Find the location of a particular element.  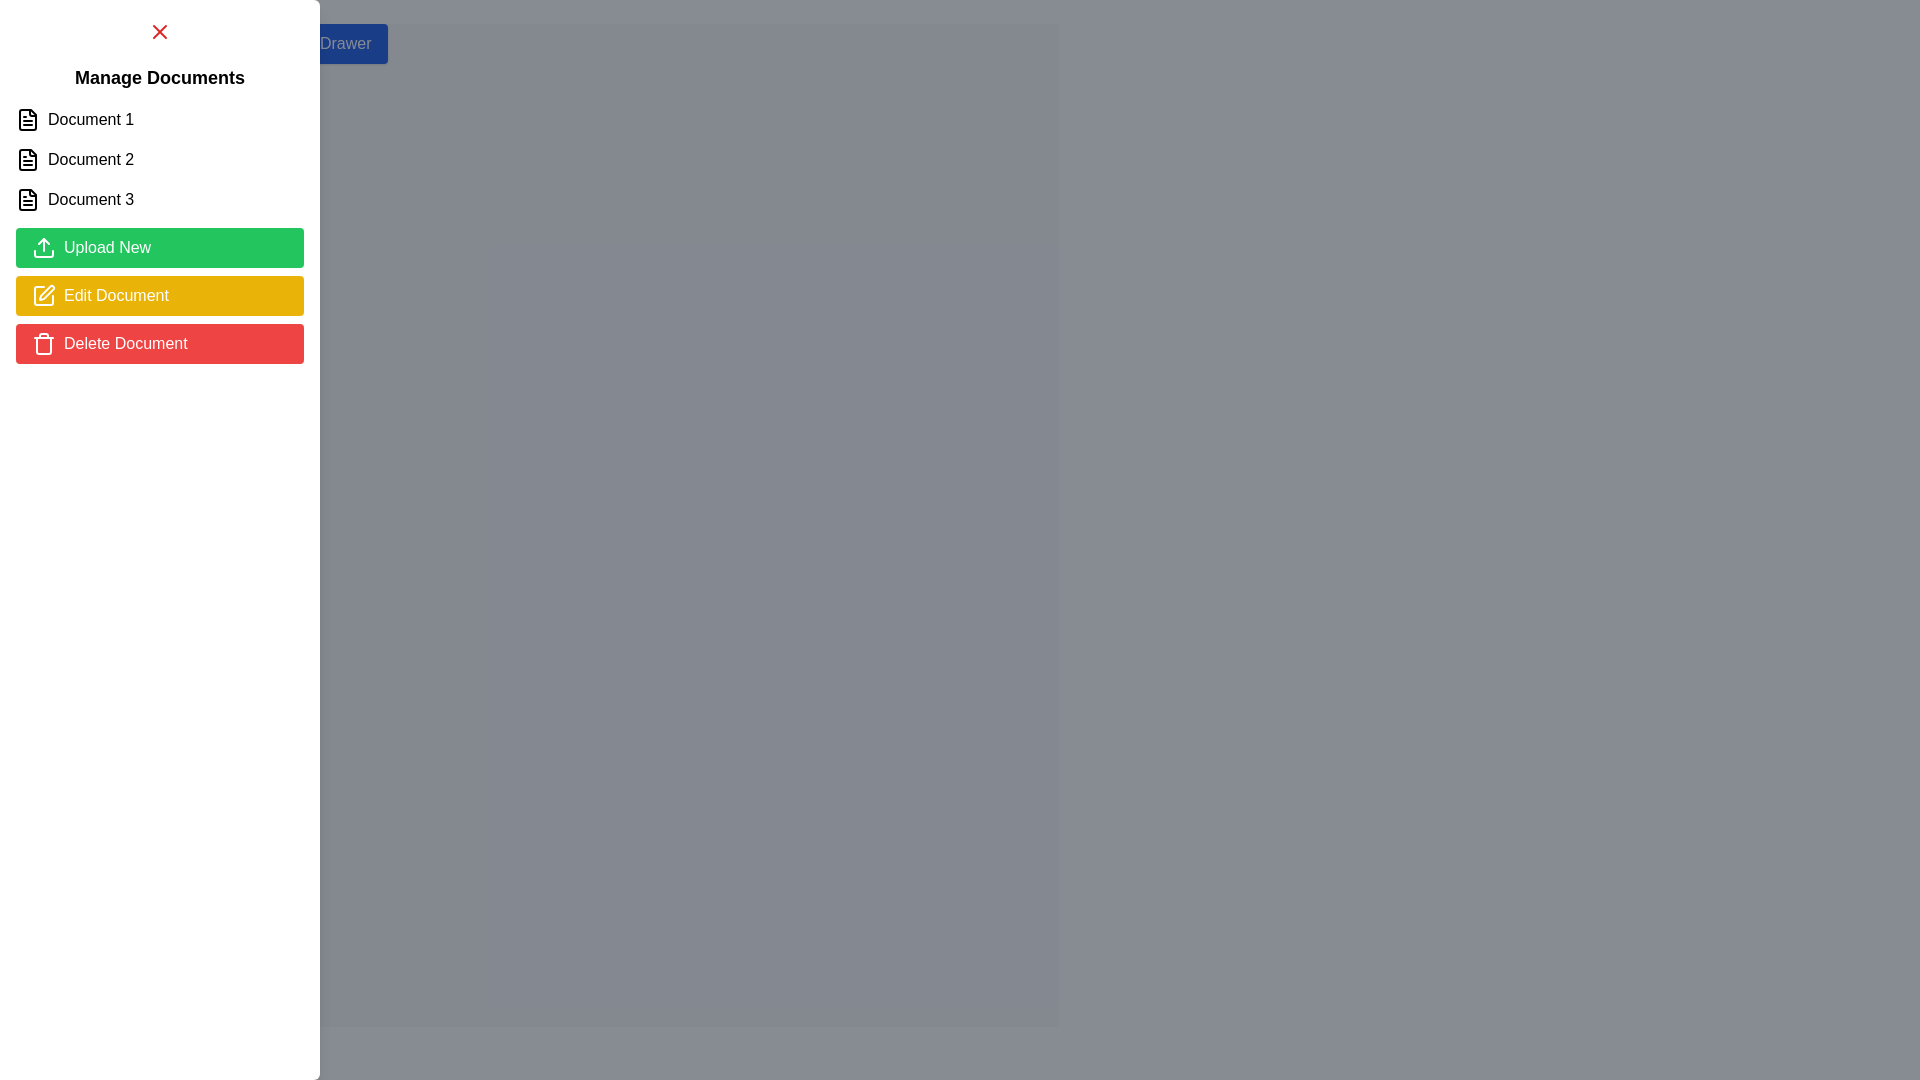

the bottom component of the upload icon located above the 'Upload New' text in the left sidebar panel is located at coordinates (43, 253).